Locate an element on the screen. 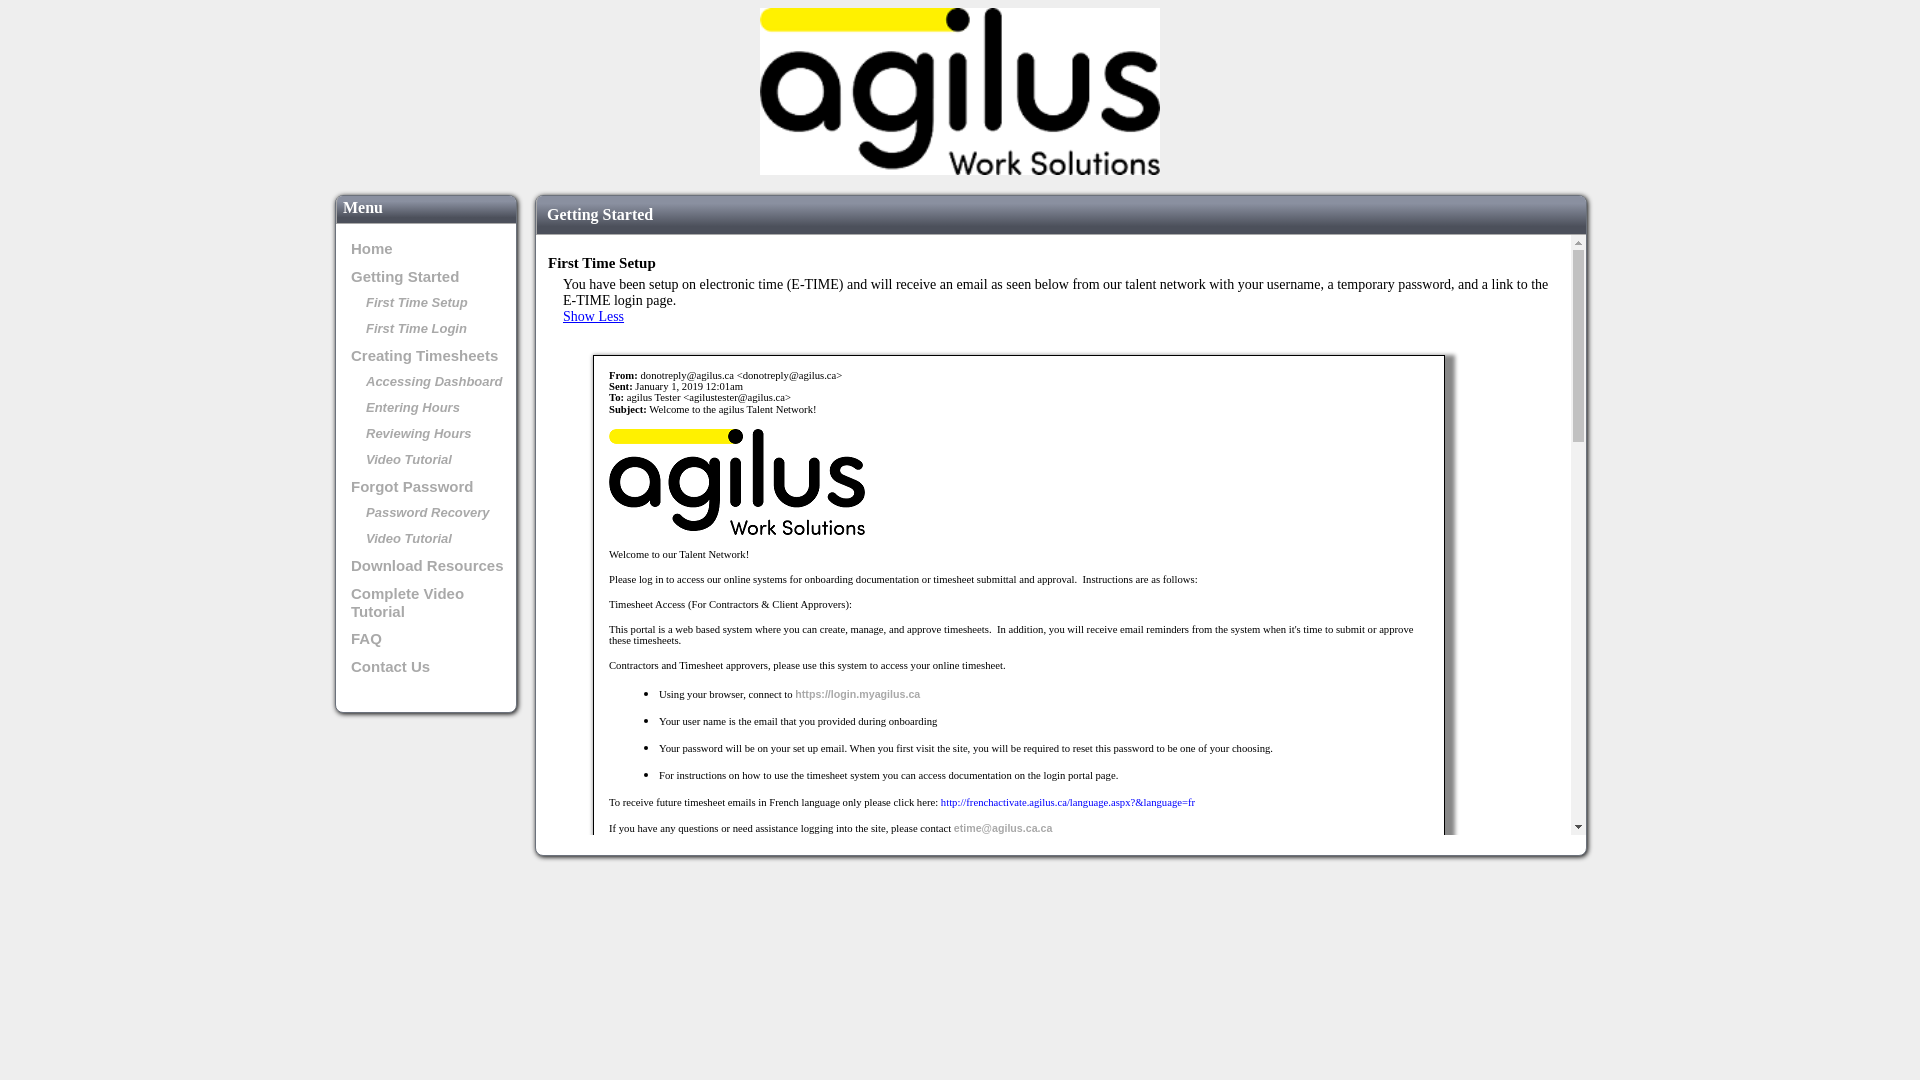 This screenshot has height=1080, width=1920. 'https://login.myagilus.ca' is located at coordinates (857, 693).